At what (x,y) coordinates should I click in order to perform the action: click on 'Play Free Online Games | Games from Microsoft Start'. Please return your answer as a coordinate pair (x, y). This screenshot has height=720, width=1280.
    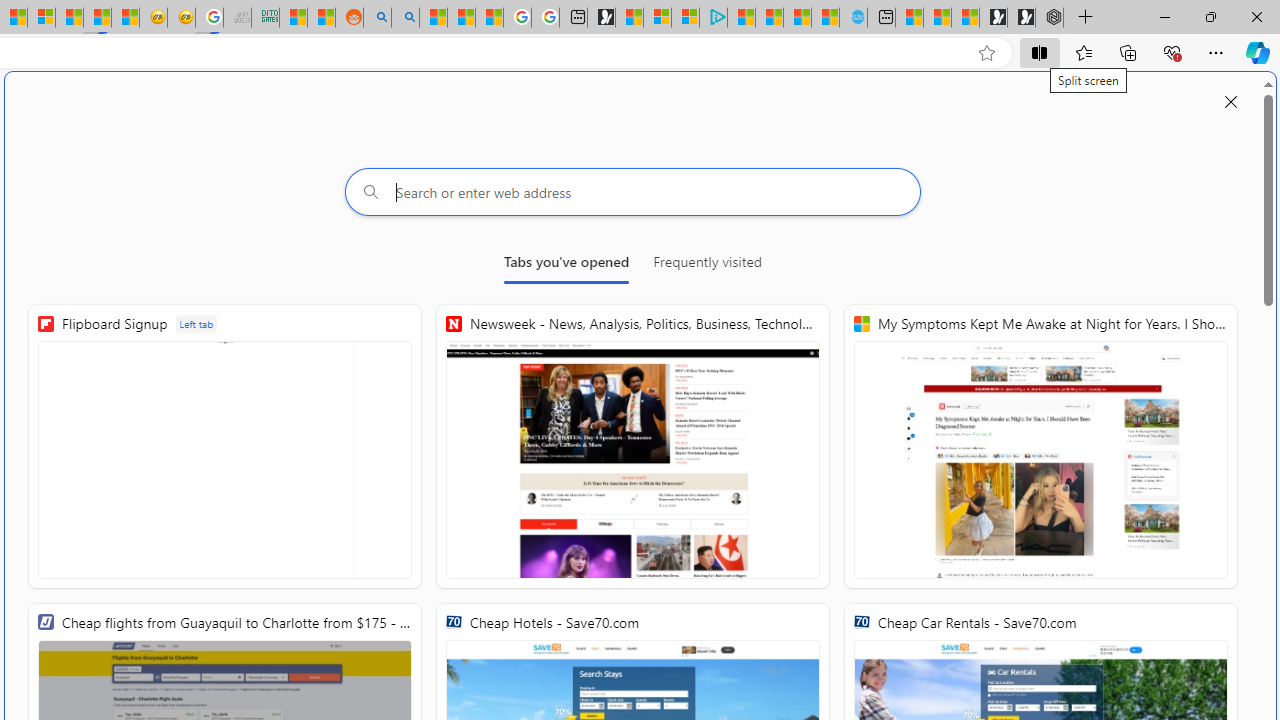
    Looking at the image, I should click on (1021, 17).